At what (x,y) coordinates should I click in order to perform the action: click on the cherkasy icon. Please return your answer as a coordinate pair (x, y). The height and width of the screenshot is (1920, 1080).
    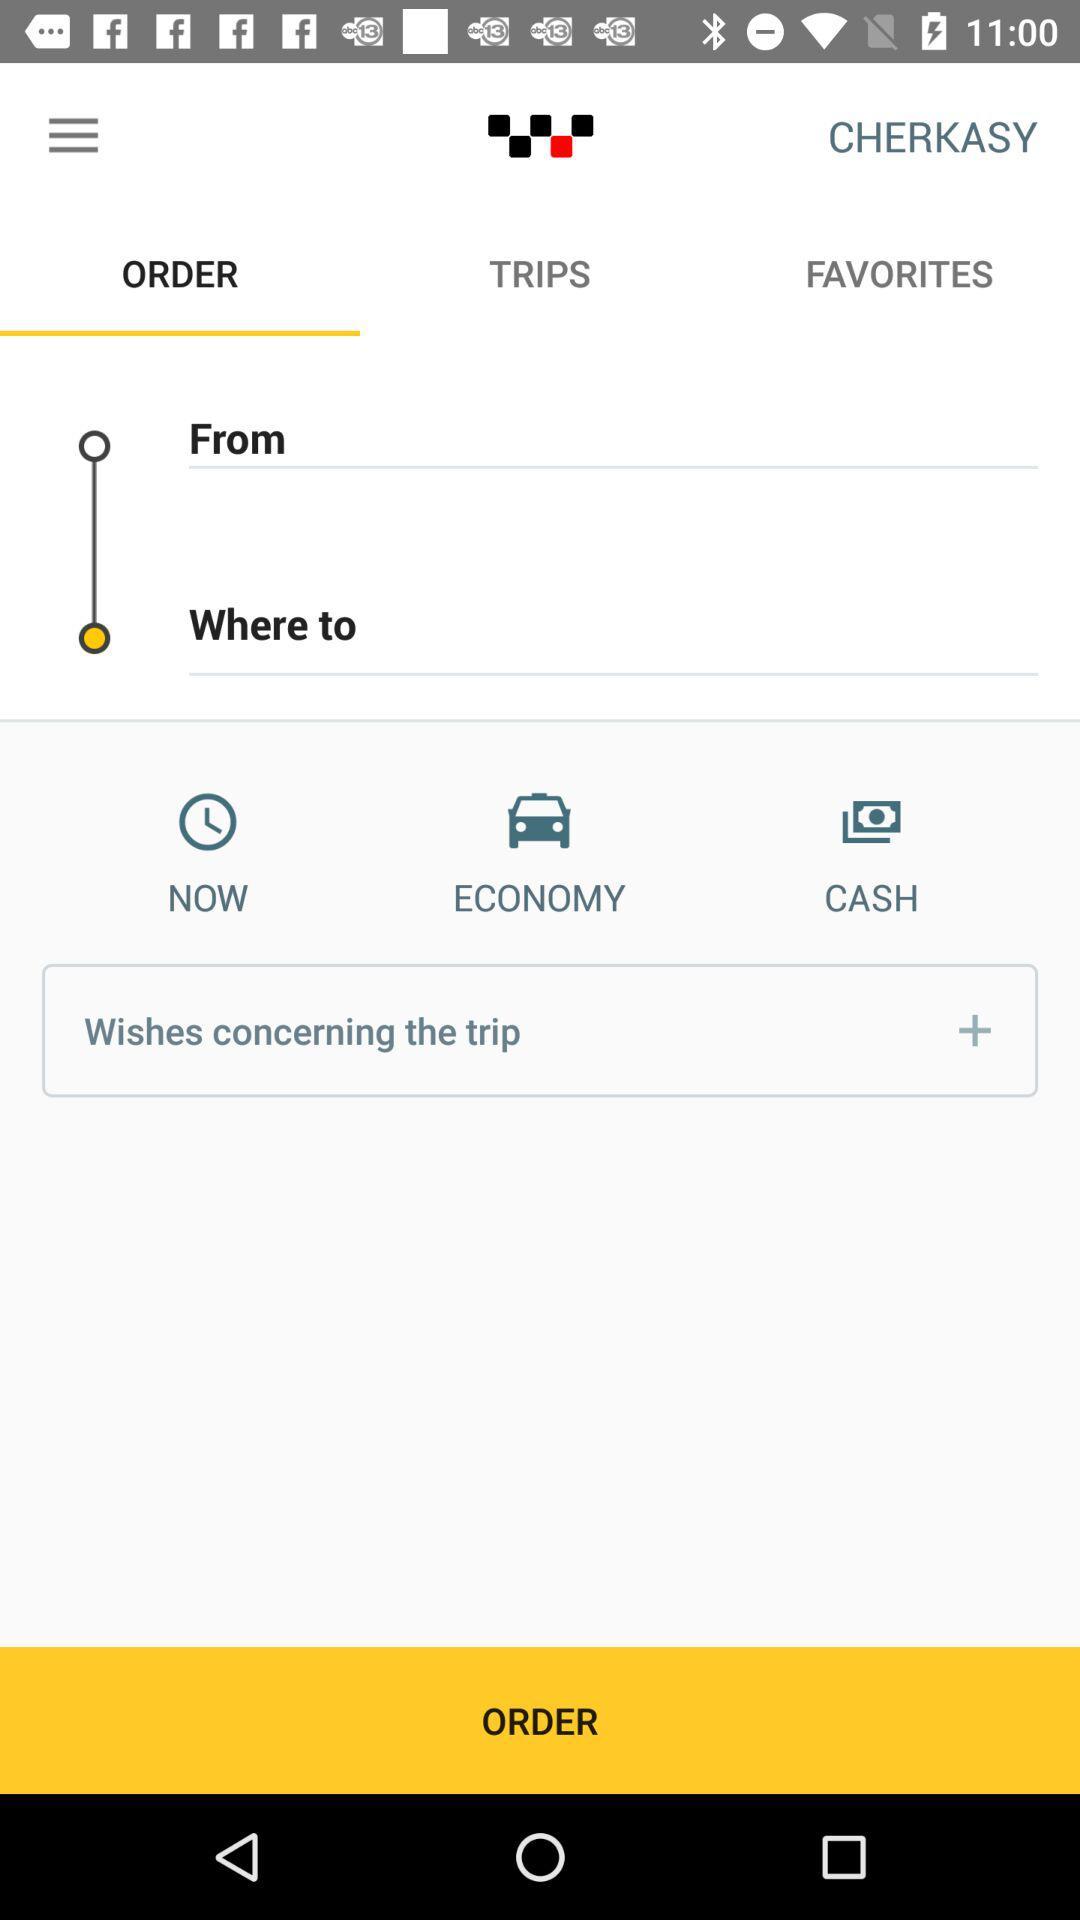
    Looking at the image, I should click on (933, 135).